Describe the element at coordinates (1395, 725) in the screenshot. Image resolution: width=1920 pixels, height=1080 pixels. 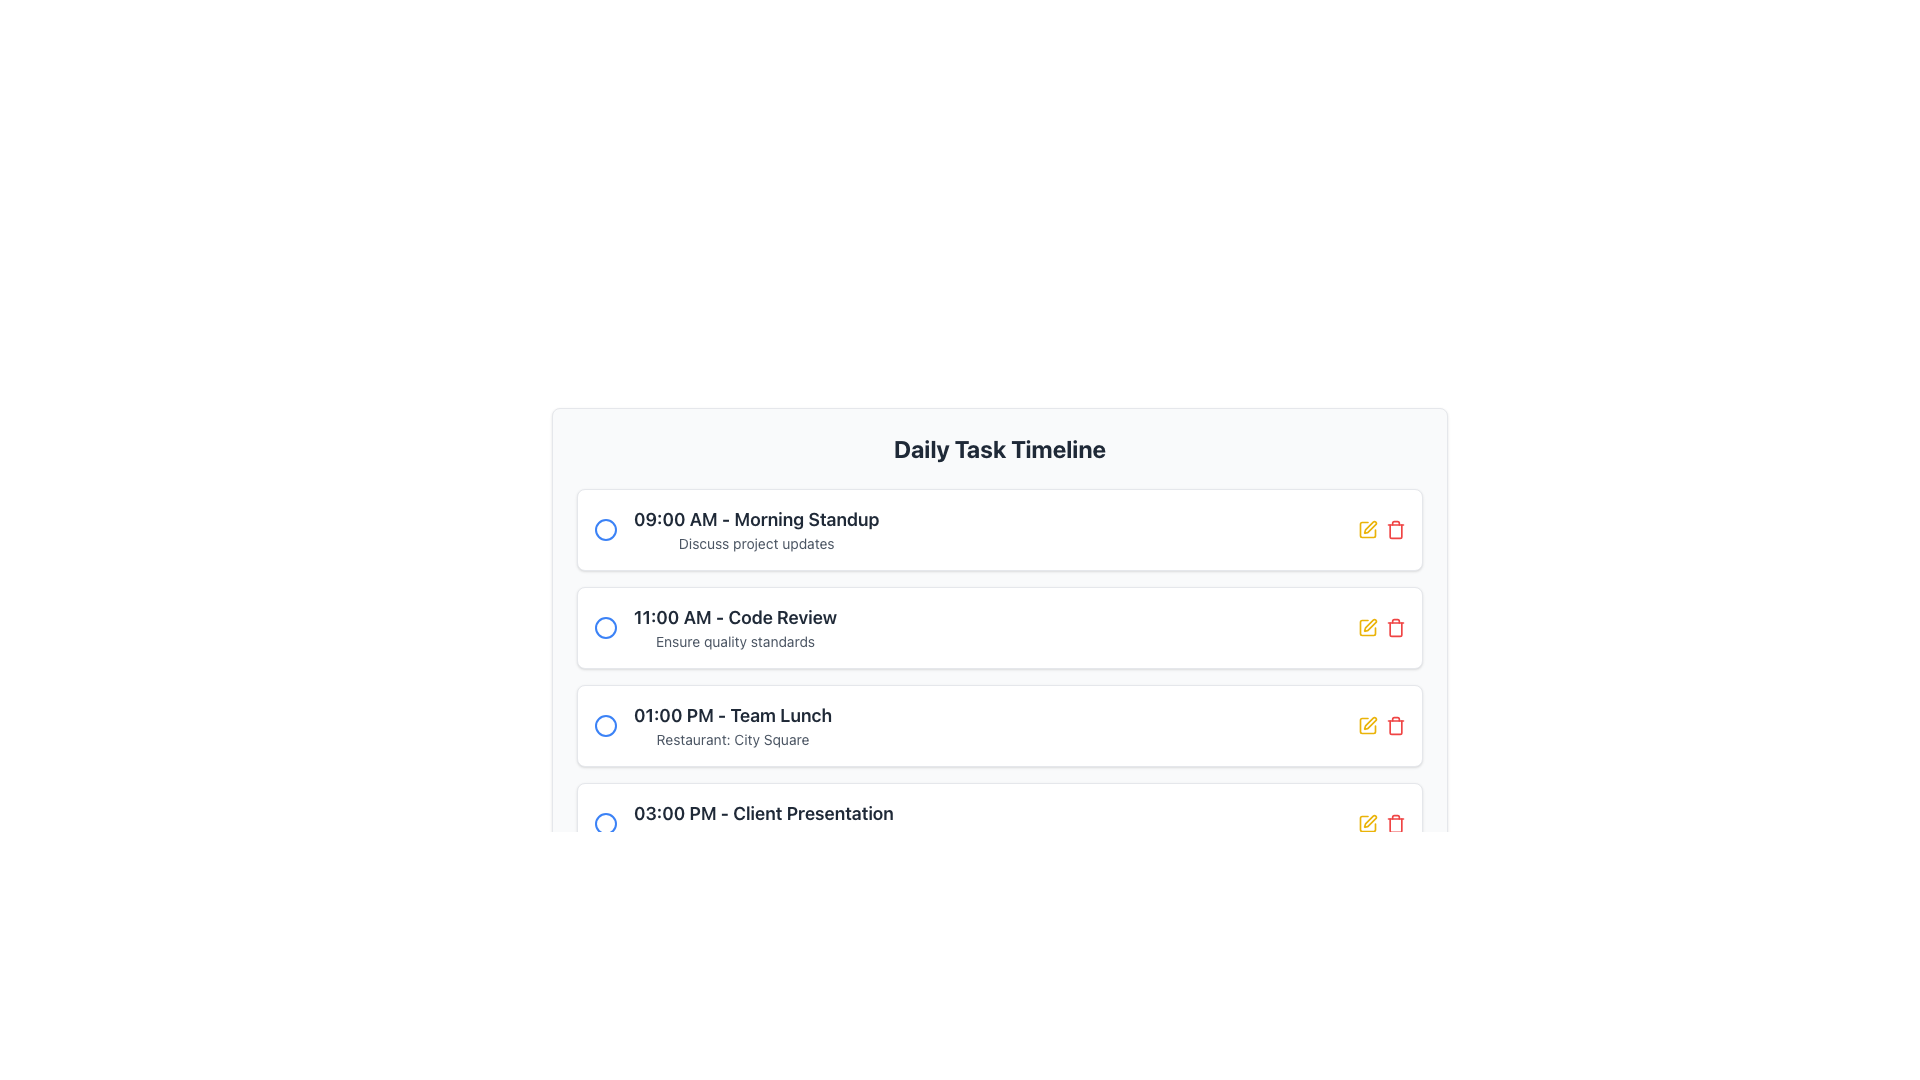
I see `the delete icon button located on the right side of the task row in the timeline view to change its color` at that location.